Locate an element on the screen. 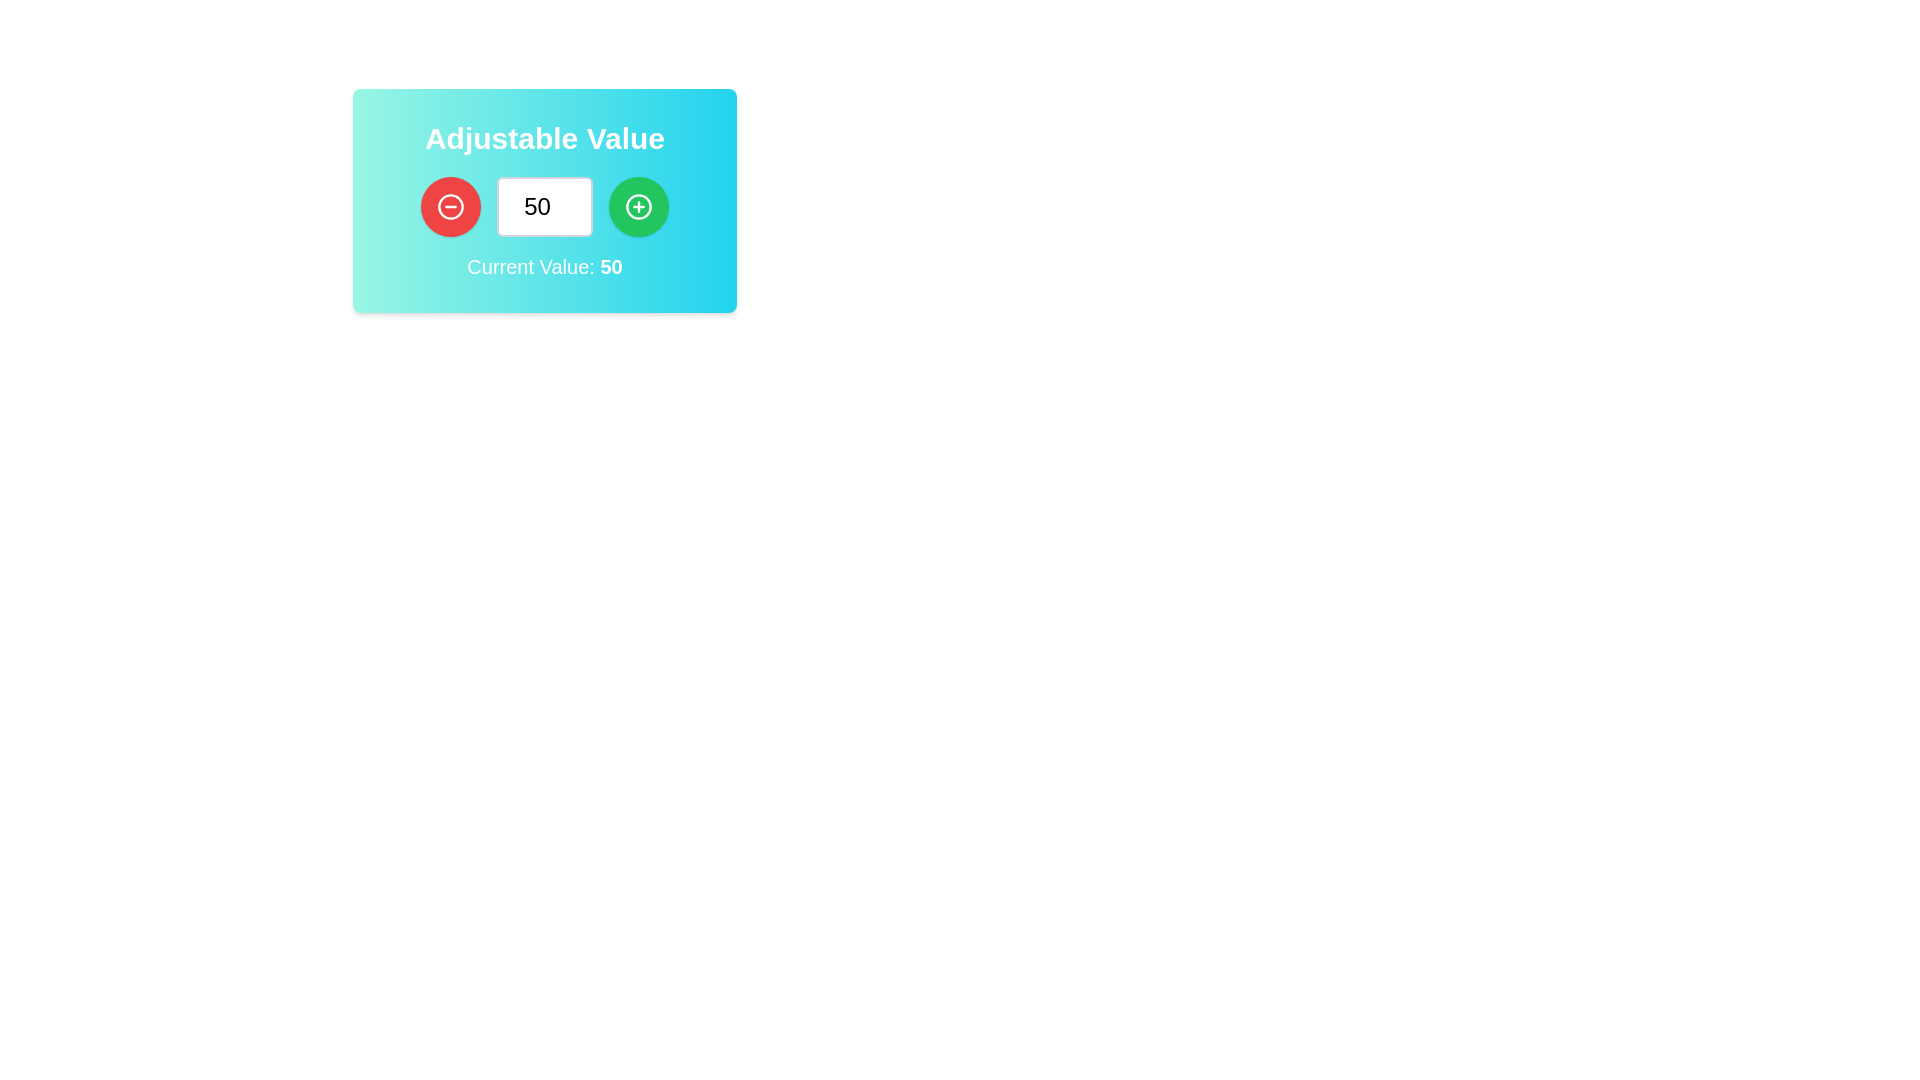 The width and height of the screenshot is (1920, 1080). the green circular button with a plus sign located to the right of the numeric display and the red minus button in the 'Adjustable Value' card to increment the value is located at coordinates (637, 207).